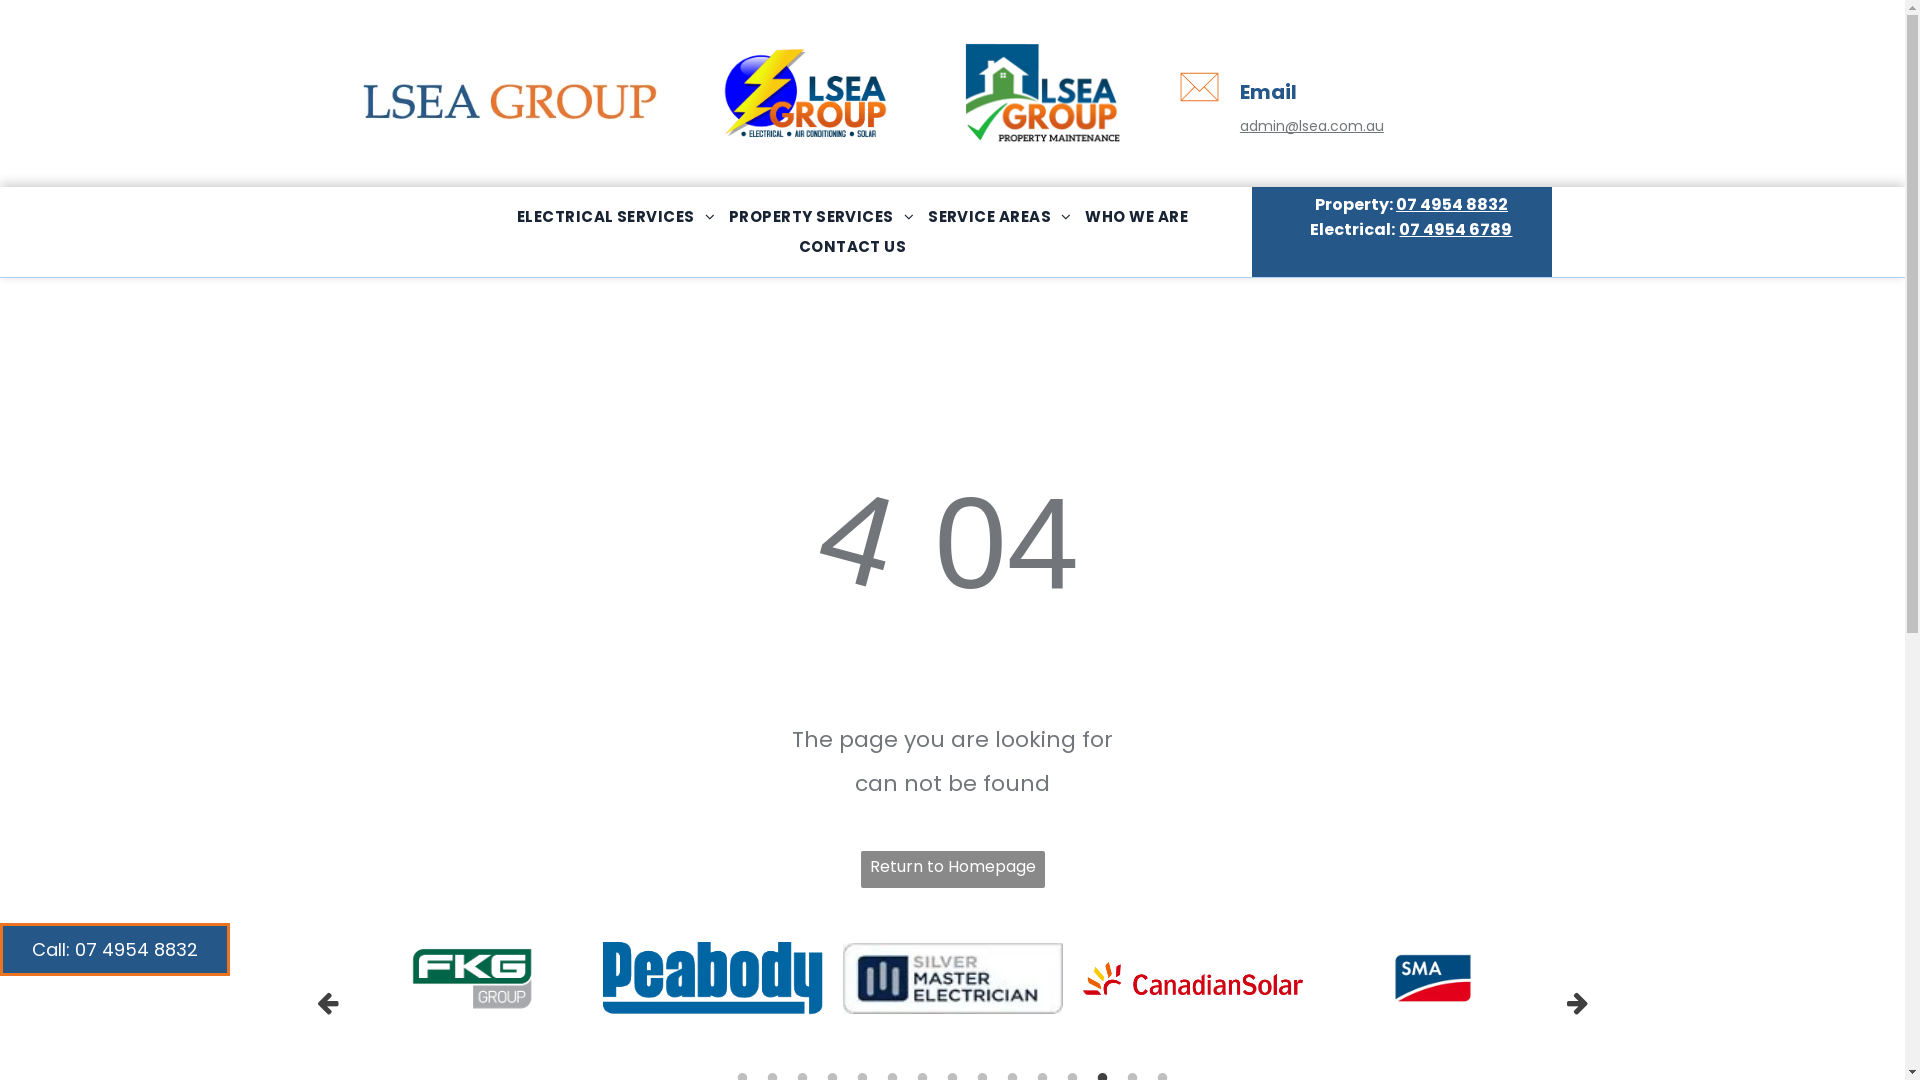 This screenshot has width=1920, height=1080. Describe the element at coordinates (1080, 977) in the screenshot. I see `'https://www.canadiansolar.com/'` at that location.